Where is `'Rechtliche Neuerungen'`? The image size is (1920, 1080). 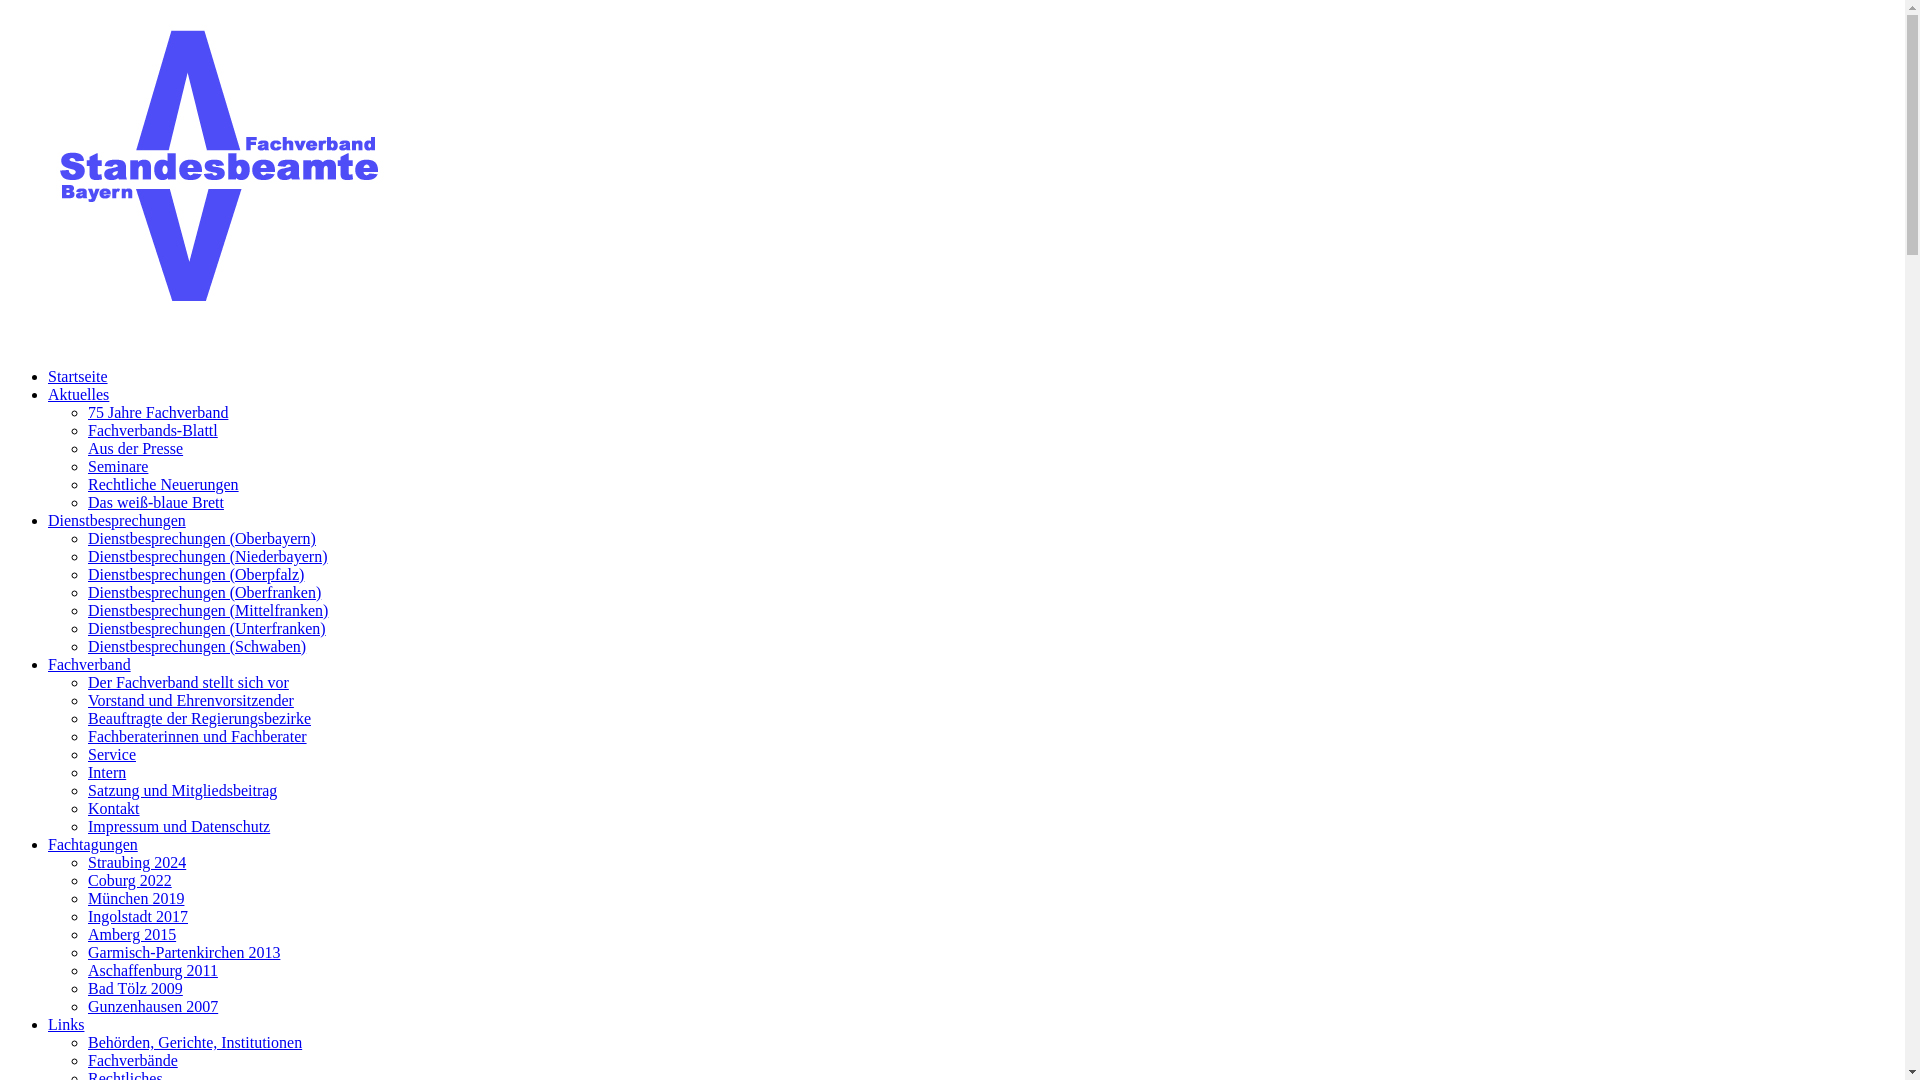 'Rechtliche Neuerungen' is located at coordinates (86, 484).